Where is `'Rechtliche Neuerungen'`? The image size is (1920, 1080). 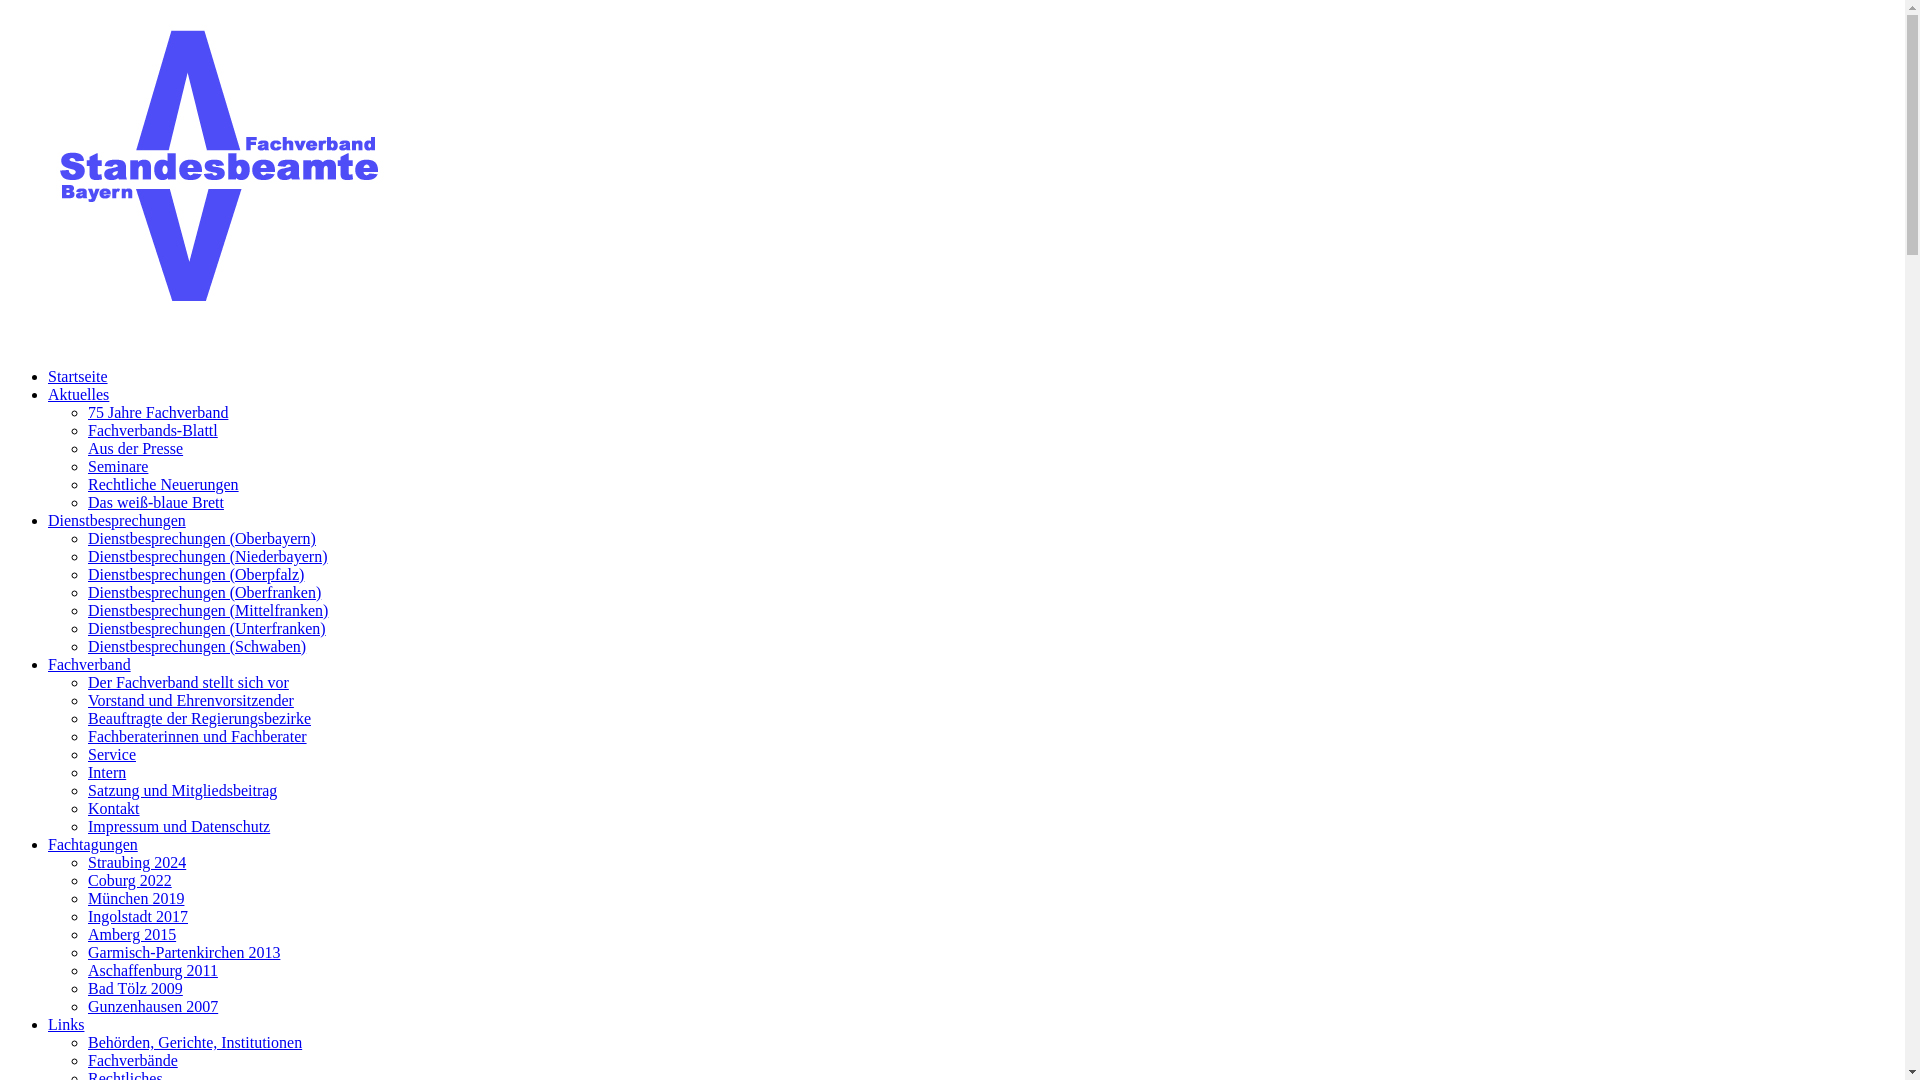 'Rechtliche Neuerungen' is located at coordinates (86, 484).